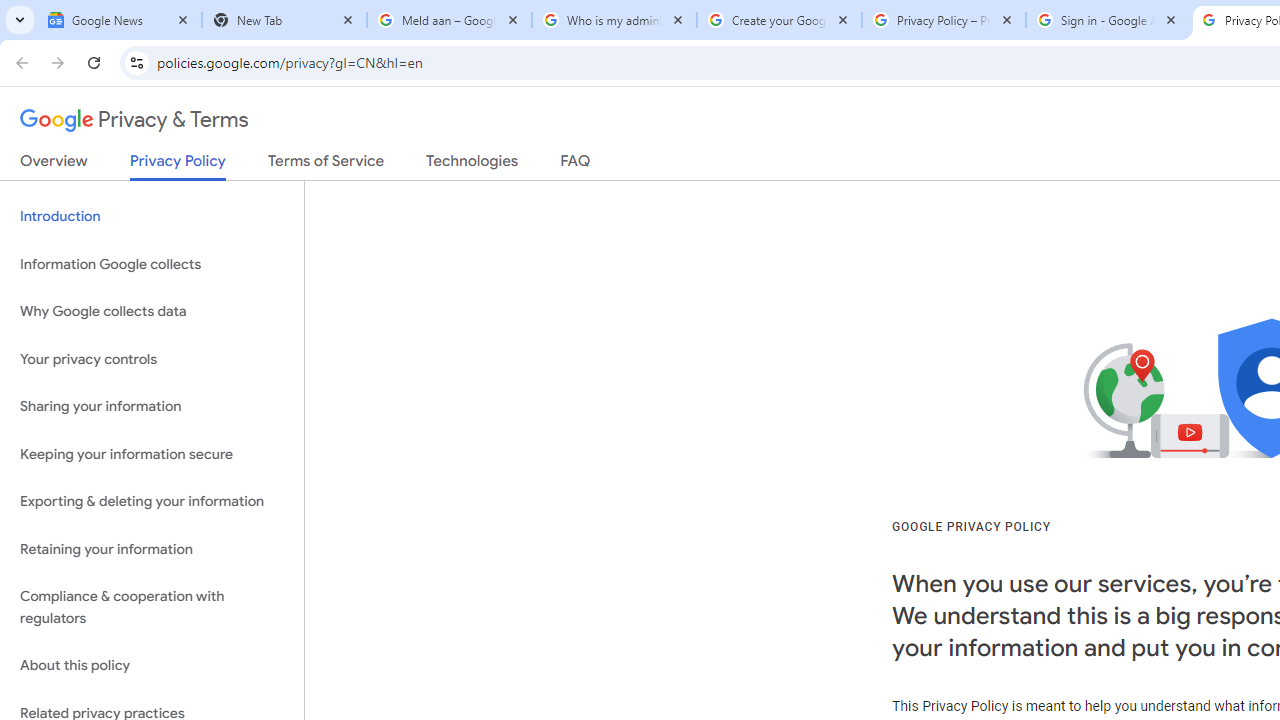 The height and width of the screenshot is (720, 1280). What do you see at coordinates (151, 666) in the screenshot?
I see `'About this policy'` at bounding box center [151, 666].